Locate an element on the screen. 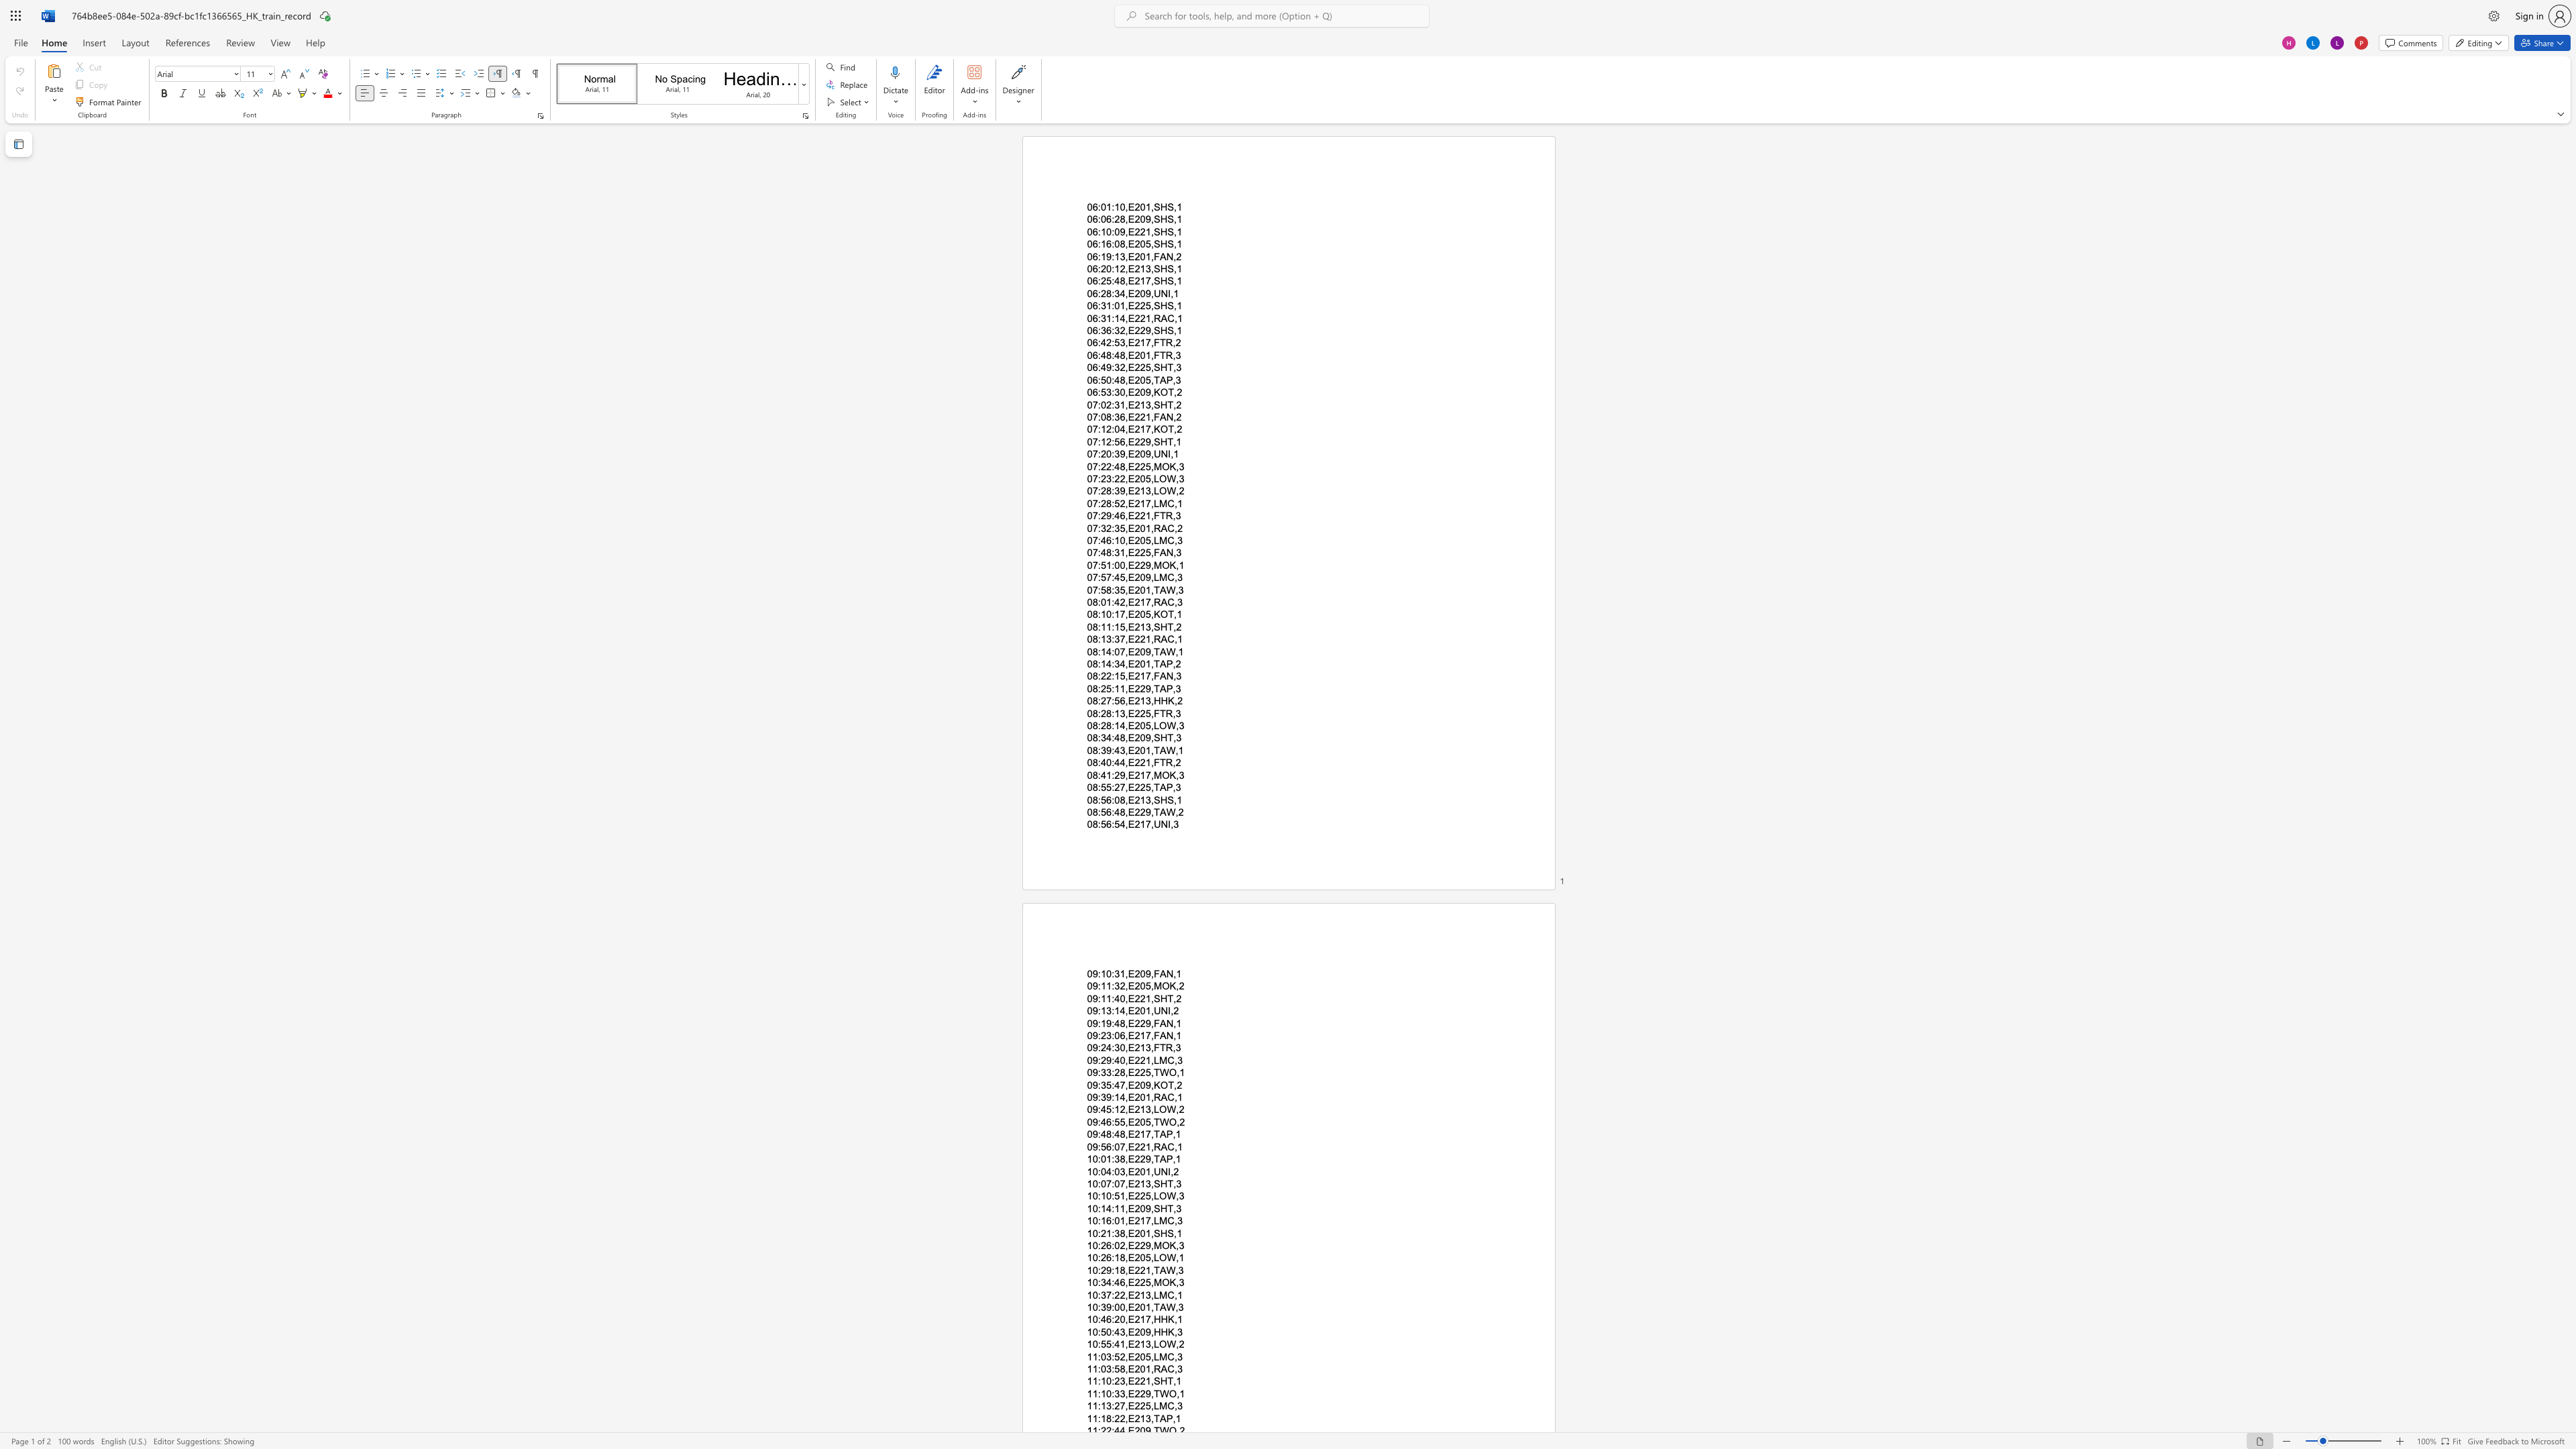 Image resolution: width=2576 pixels, height=1449 pixels. the subset text ":55:41,E213,L" within the text "10:55:41,E213,LOW,2" is located at coordinates (1097, 1344).